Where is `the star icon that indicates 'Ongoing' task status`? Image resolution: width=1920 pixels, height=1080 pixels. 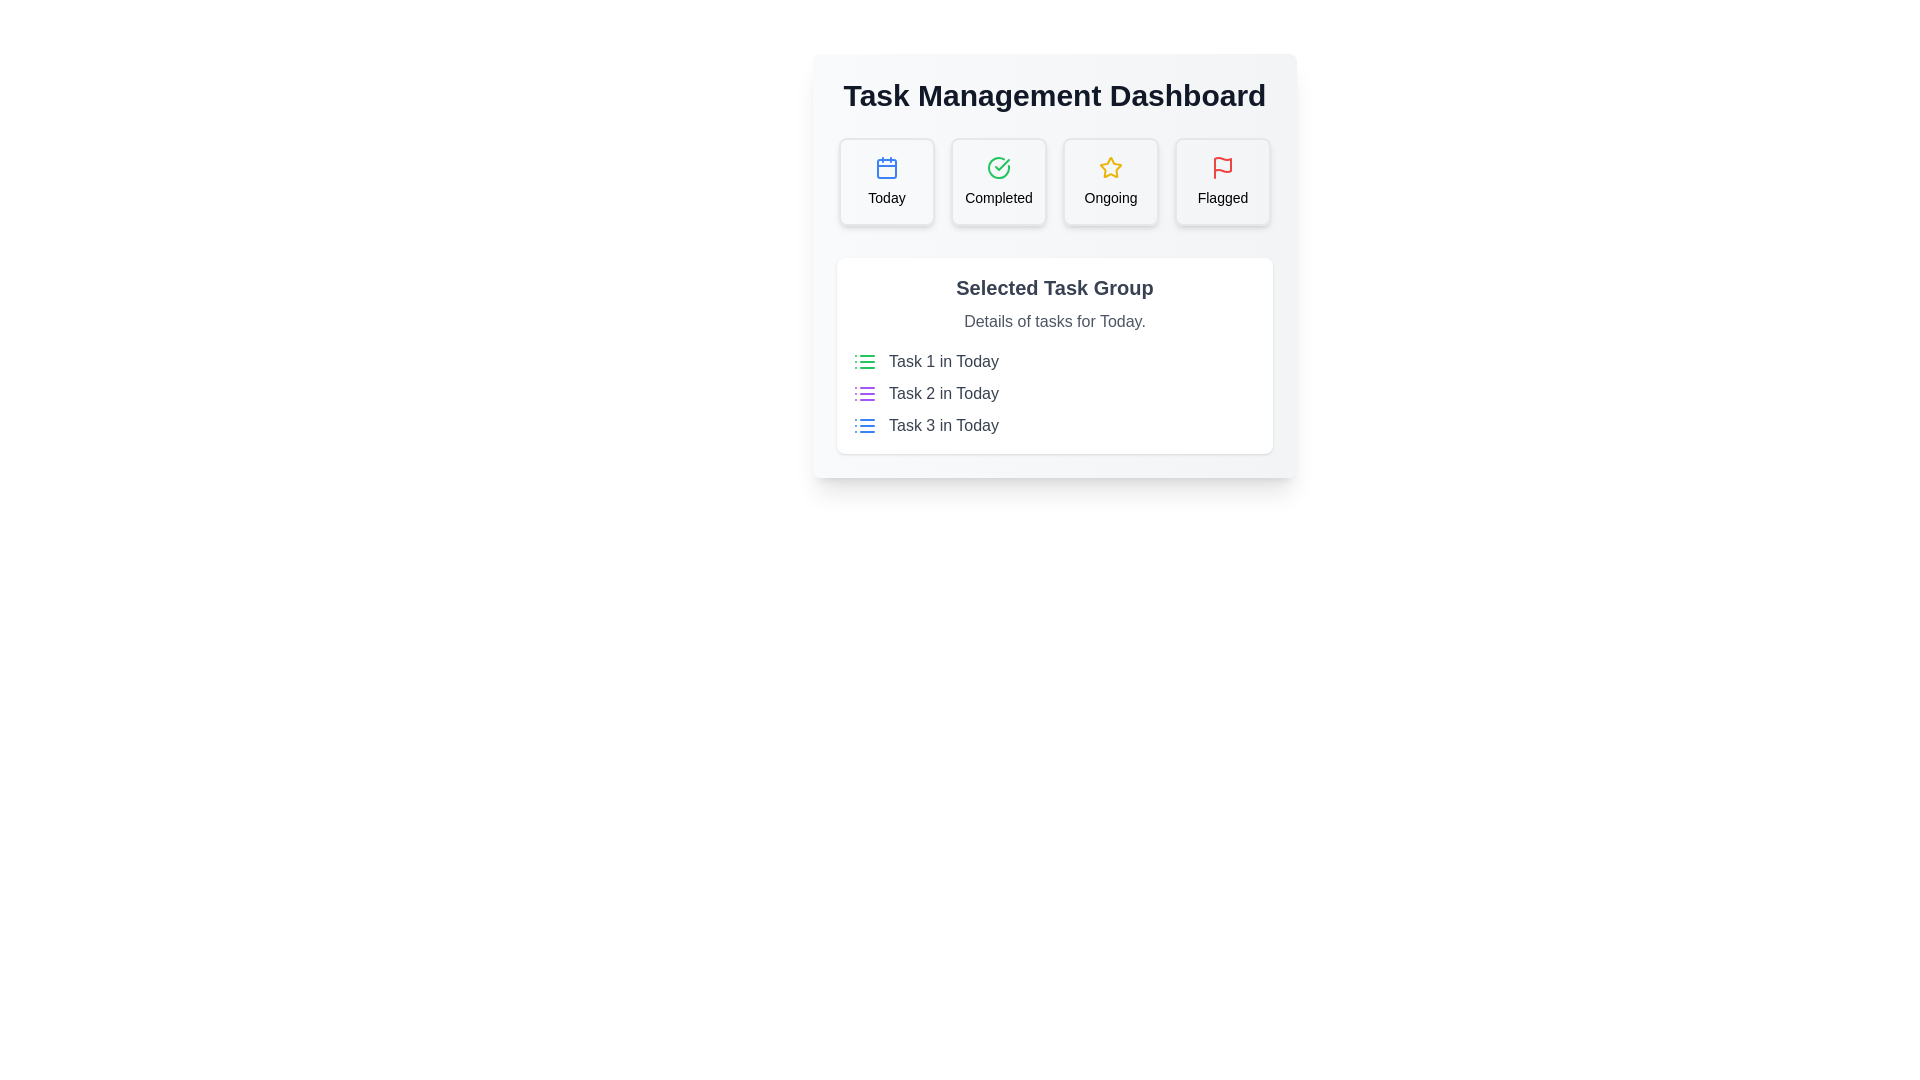 the star icon that indicates 'Ongoing' task status is located at coordinates (1109, 166).